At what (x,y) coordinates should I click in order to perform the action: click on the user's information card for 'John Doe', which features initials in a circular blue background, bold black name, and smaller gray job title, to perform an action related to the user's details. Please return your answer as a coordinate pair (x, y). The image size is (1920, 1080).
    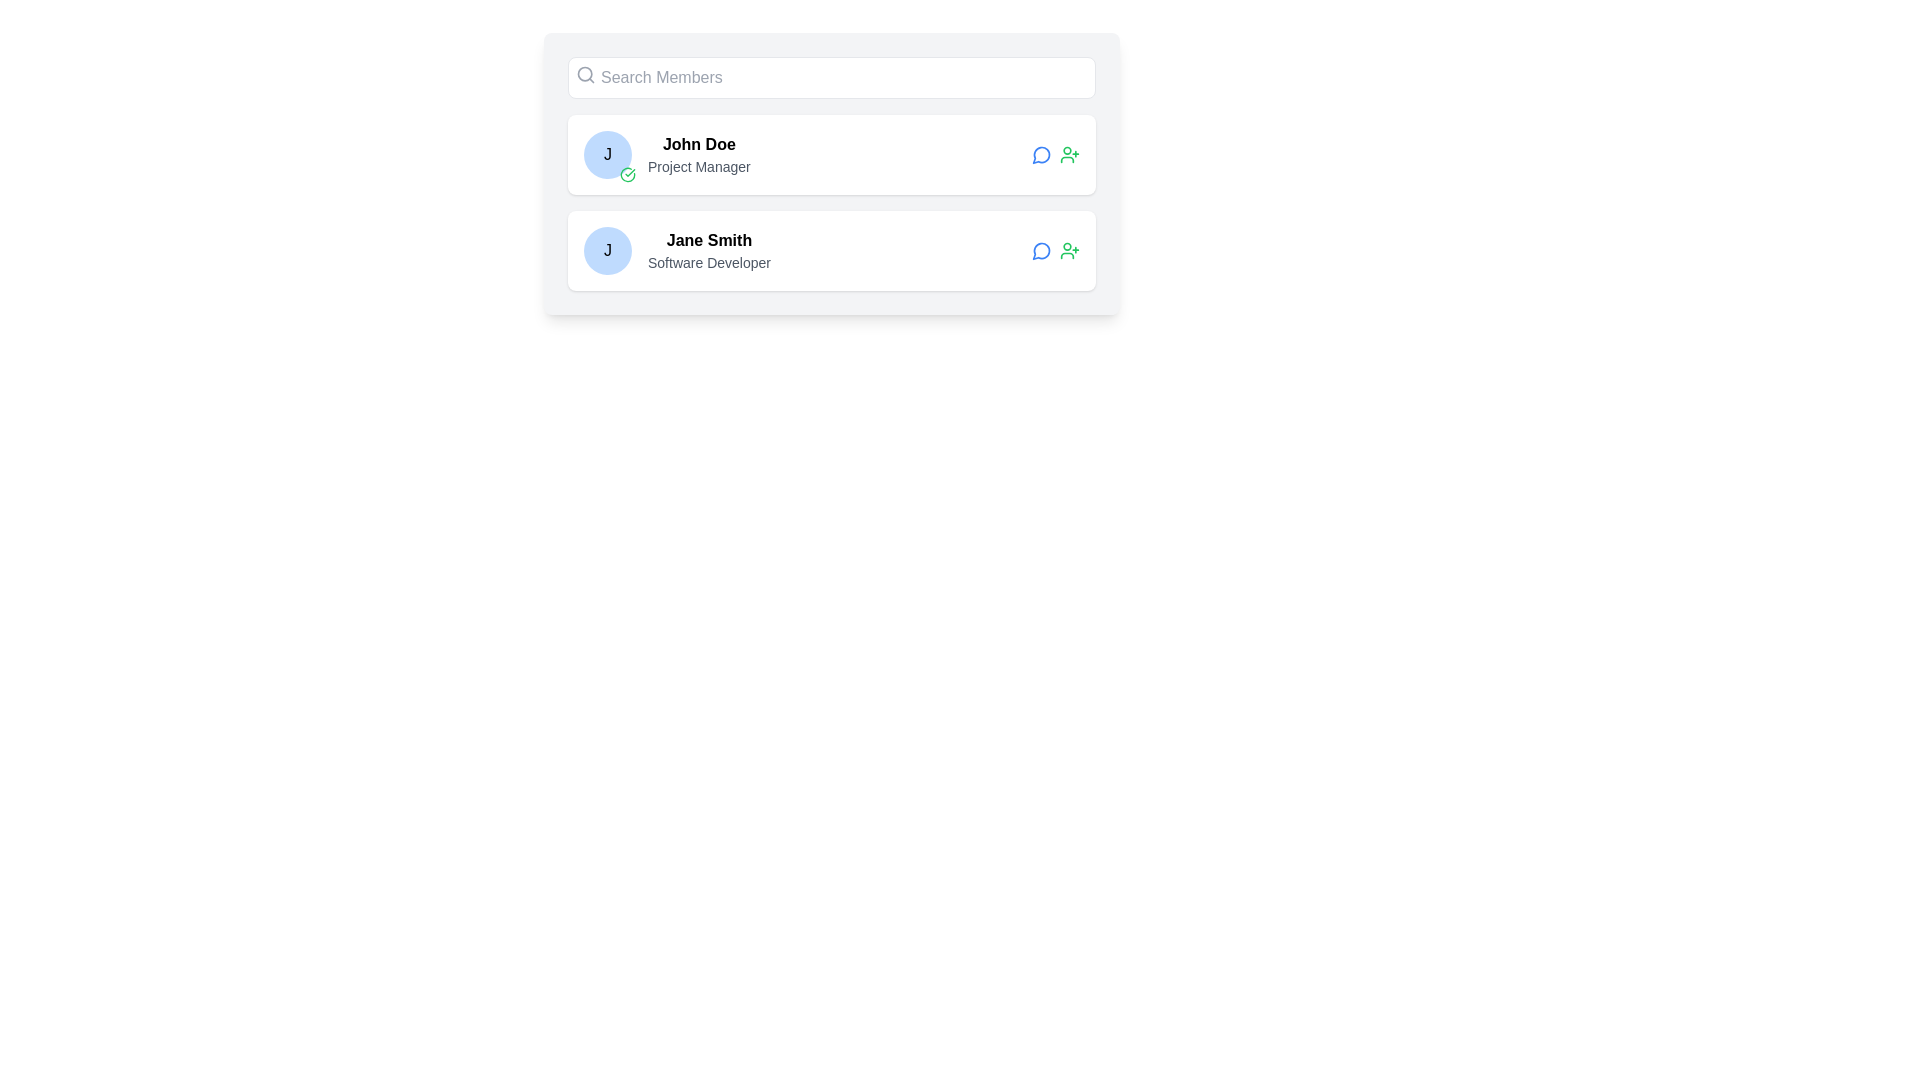
    Looking at the image, I should click on (667, 153).